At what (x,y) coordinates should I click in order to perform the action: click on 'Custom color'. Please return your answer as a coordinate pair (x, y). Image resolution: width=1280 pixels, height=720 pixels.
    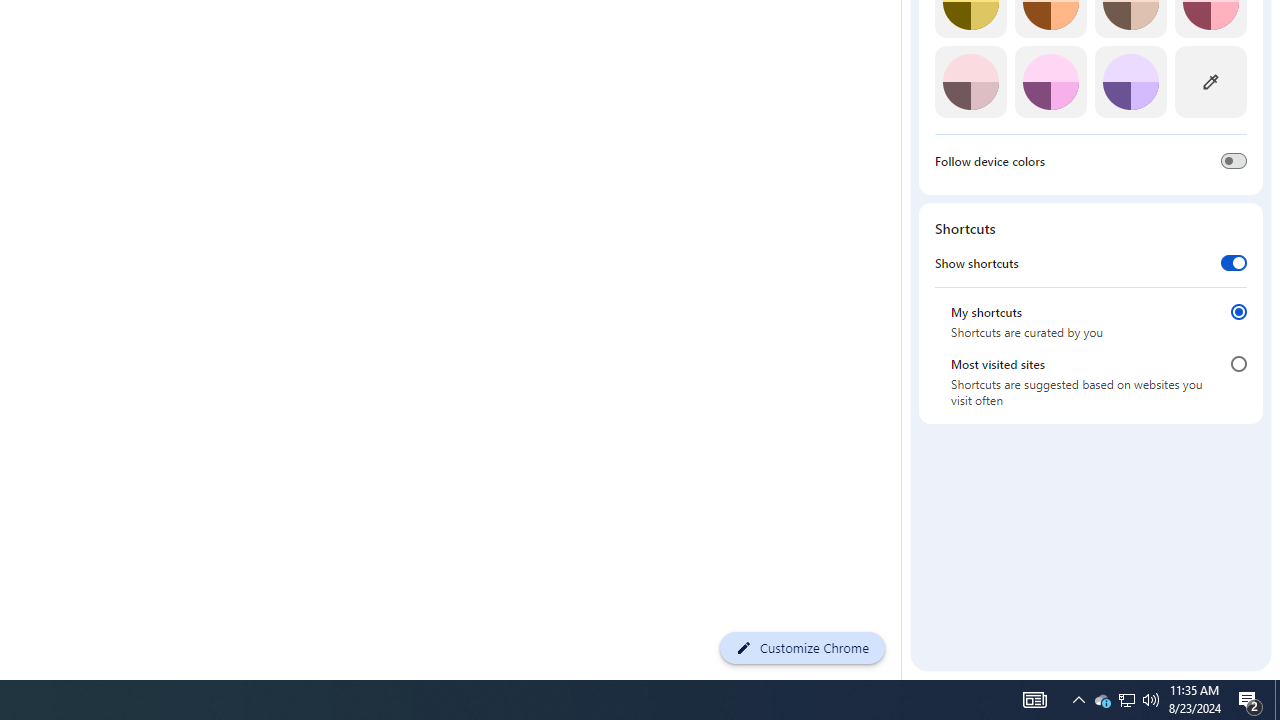
    Looking at the image, I should click on (1209, 81).